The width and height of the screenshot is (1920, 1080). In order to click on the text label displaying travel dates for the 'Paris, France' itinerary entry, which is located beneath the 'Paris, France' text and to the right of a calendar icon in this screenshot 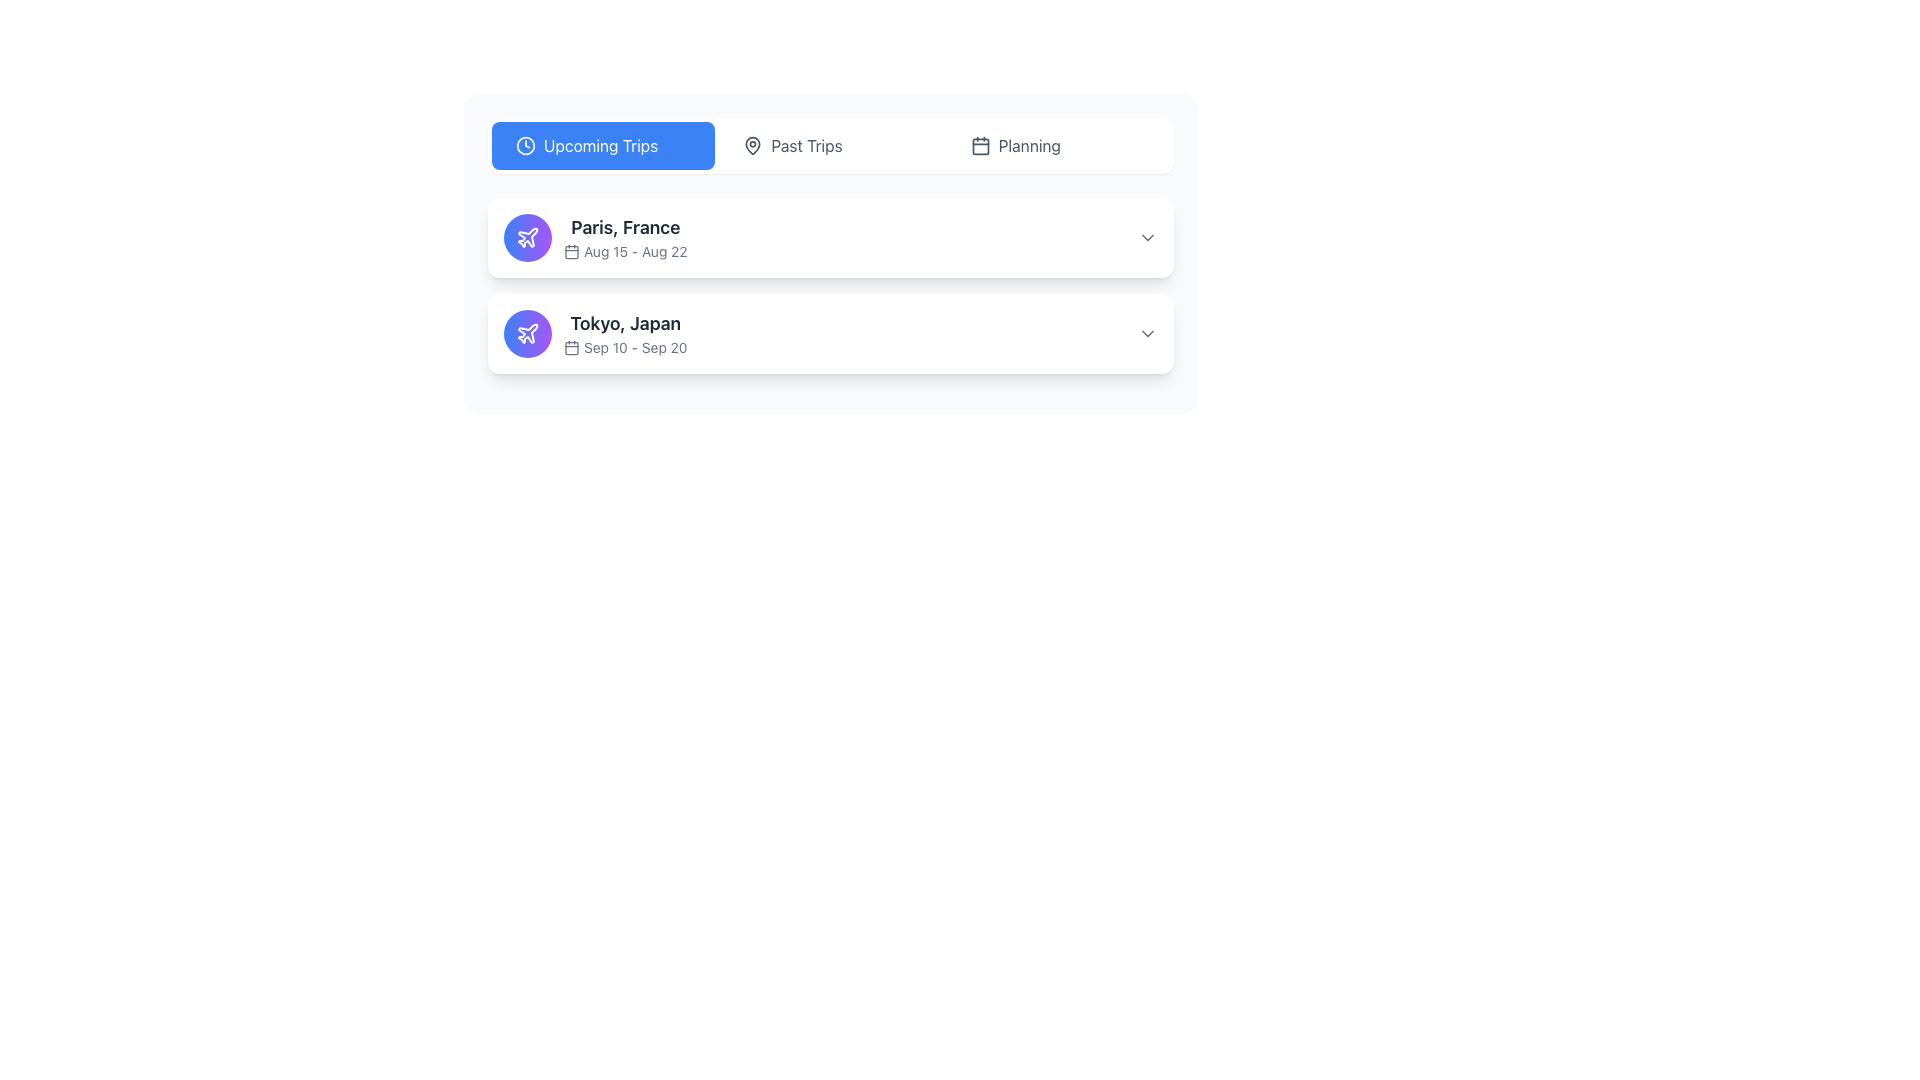, I will do `click(624, 250)`.